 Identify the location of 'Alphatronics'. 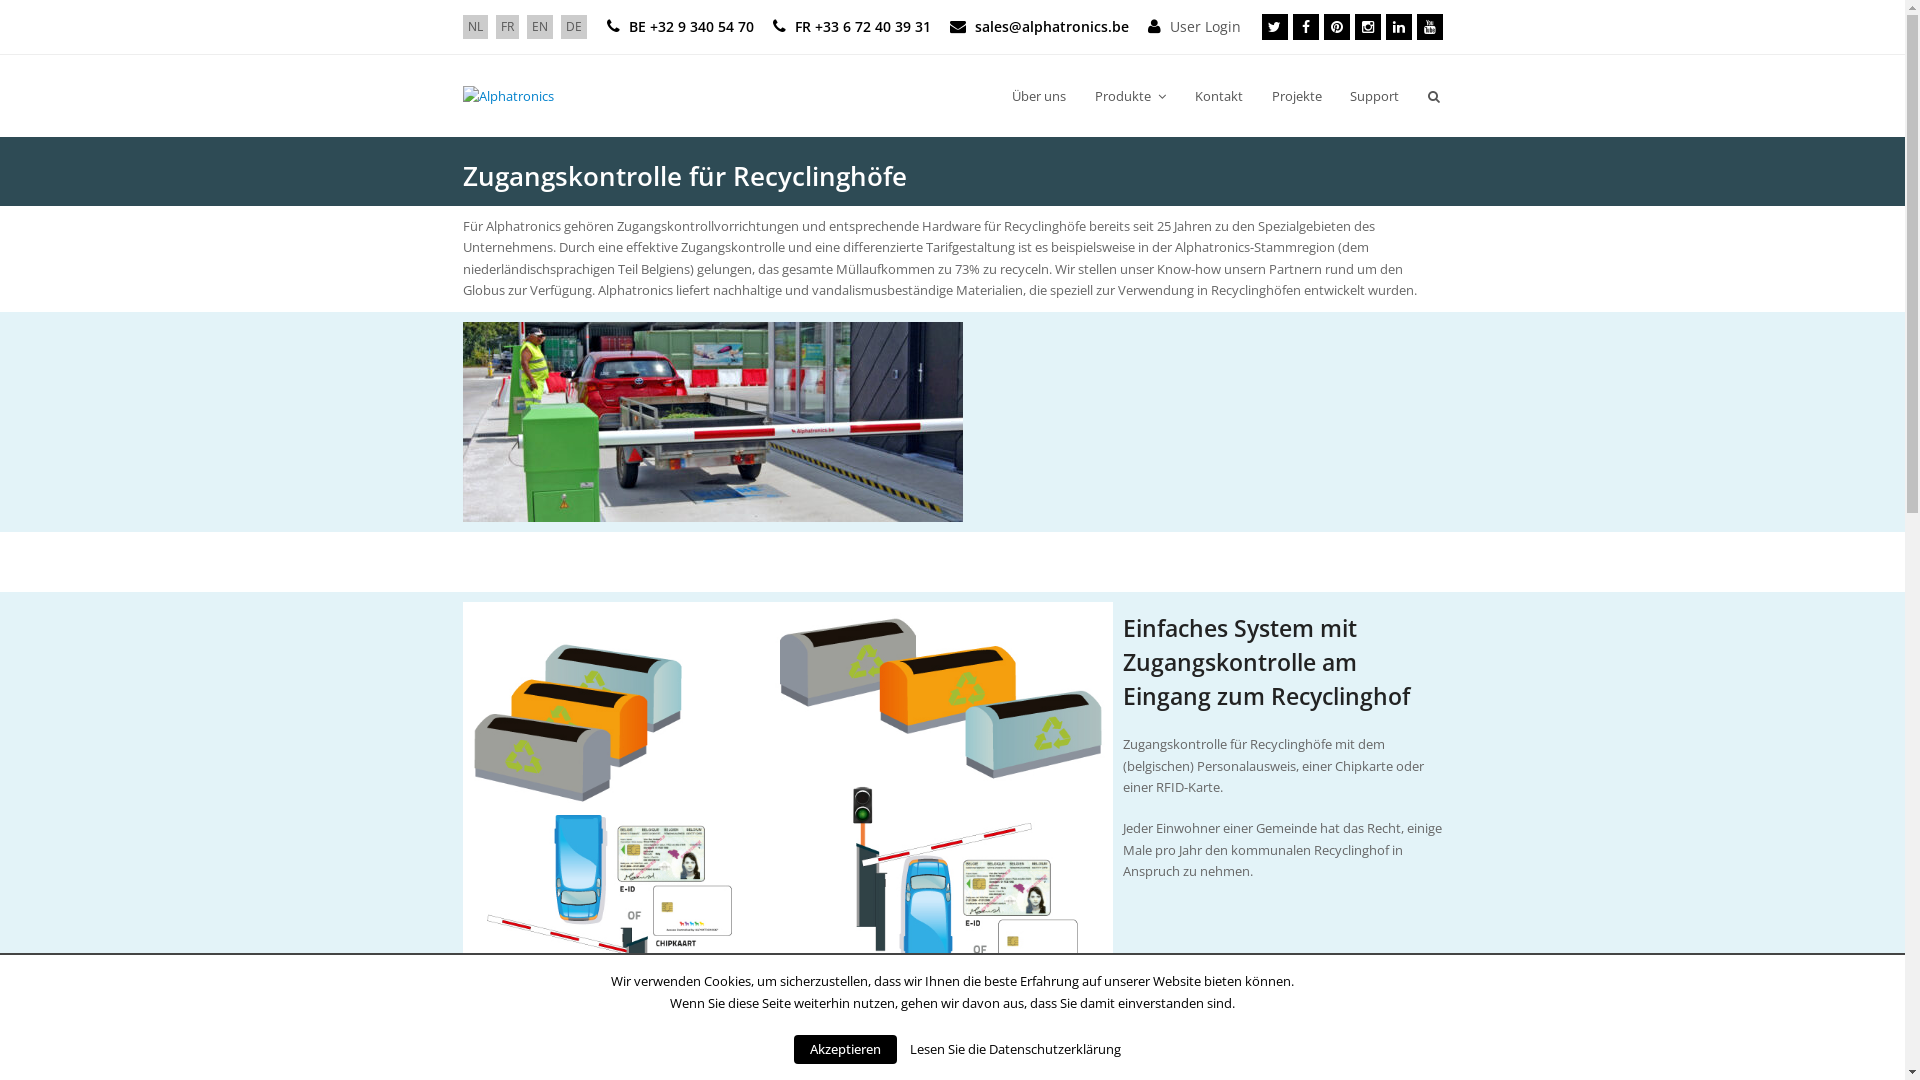
(507, 95).